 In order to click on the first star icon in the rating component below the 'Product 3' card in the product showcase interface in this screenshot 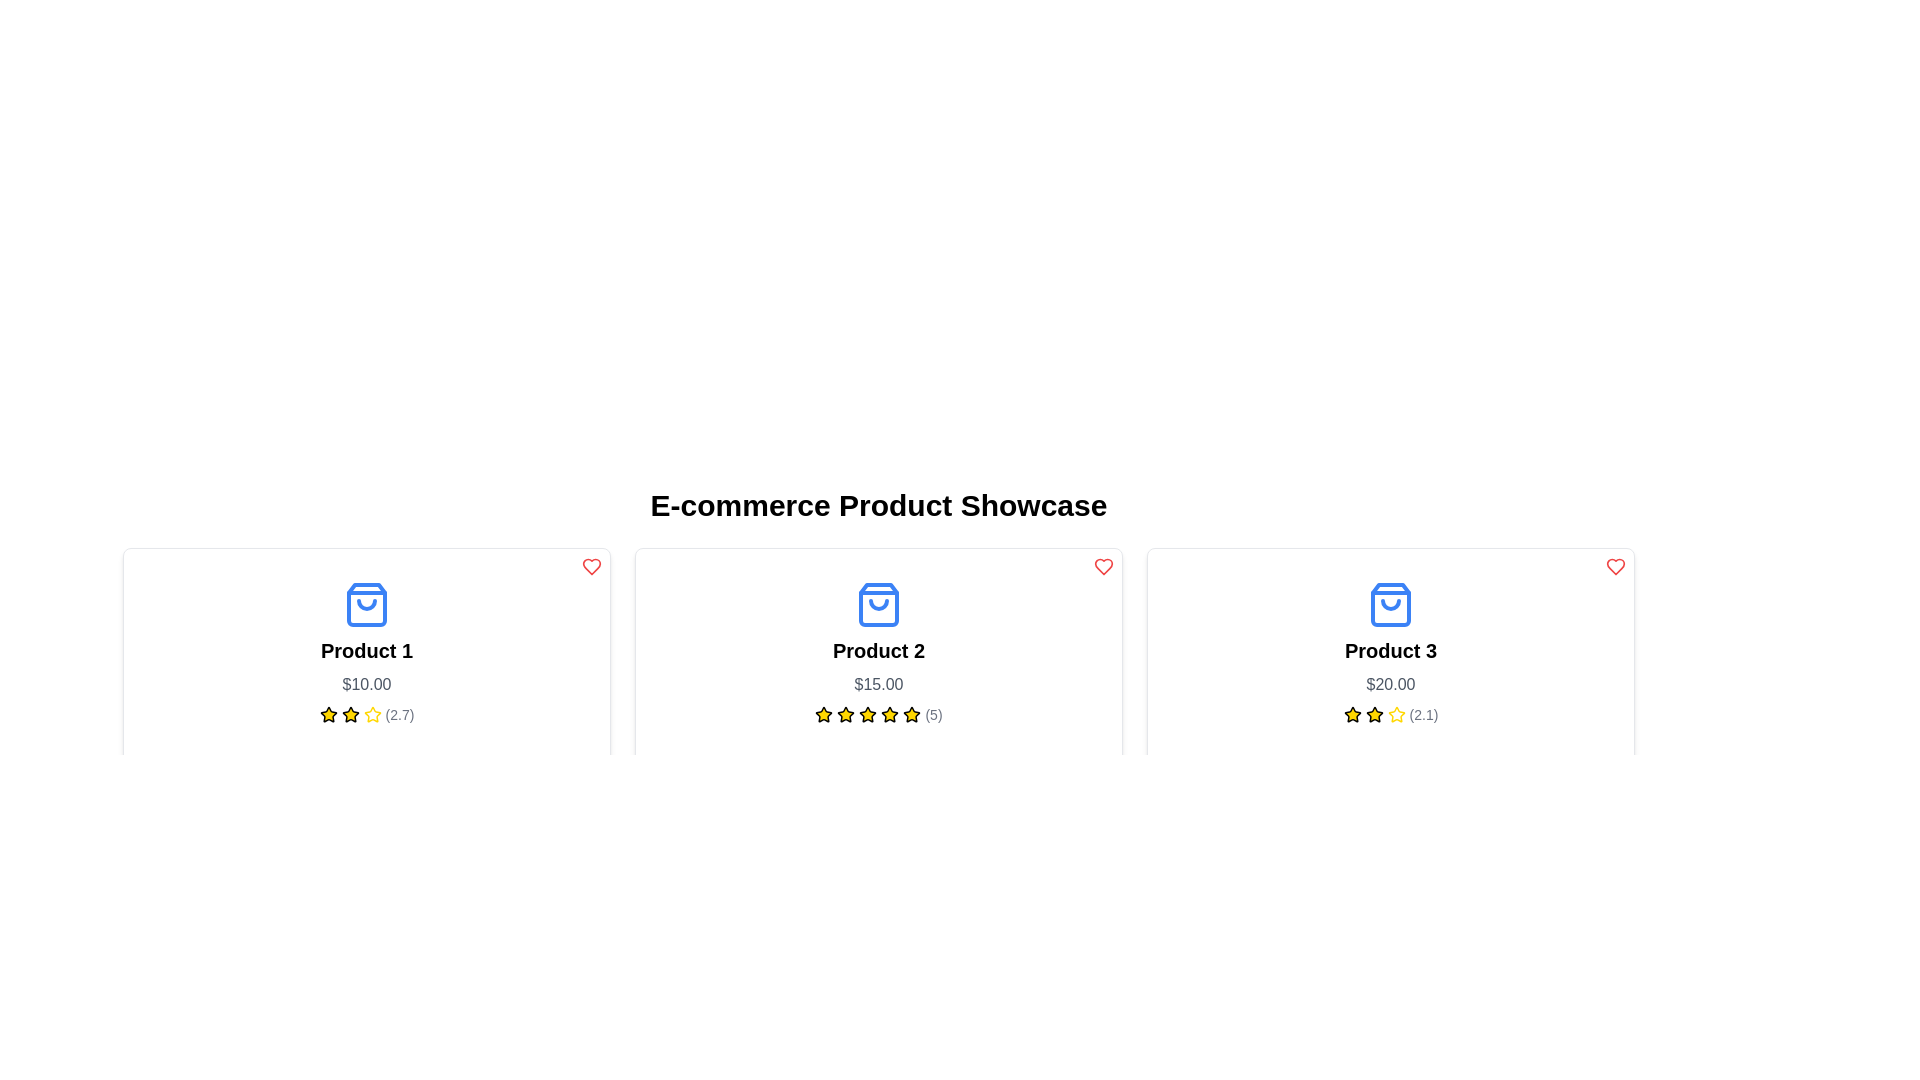, I will do `click(1352, 713)`.